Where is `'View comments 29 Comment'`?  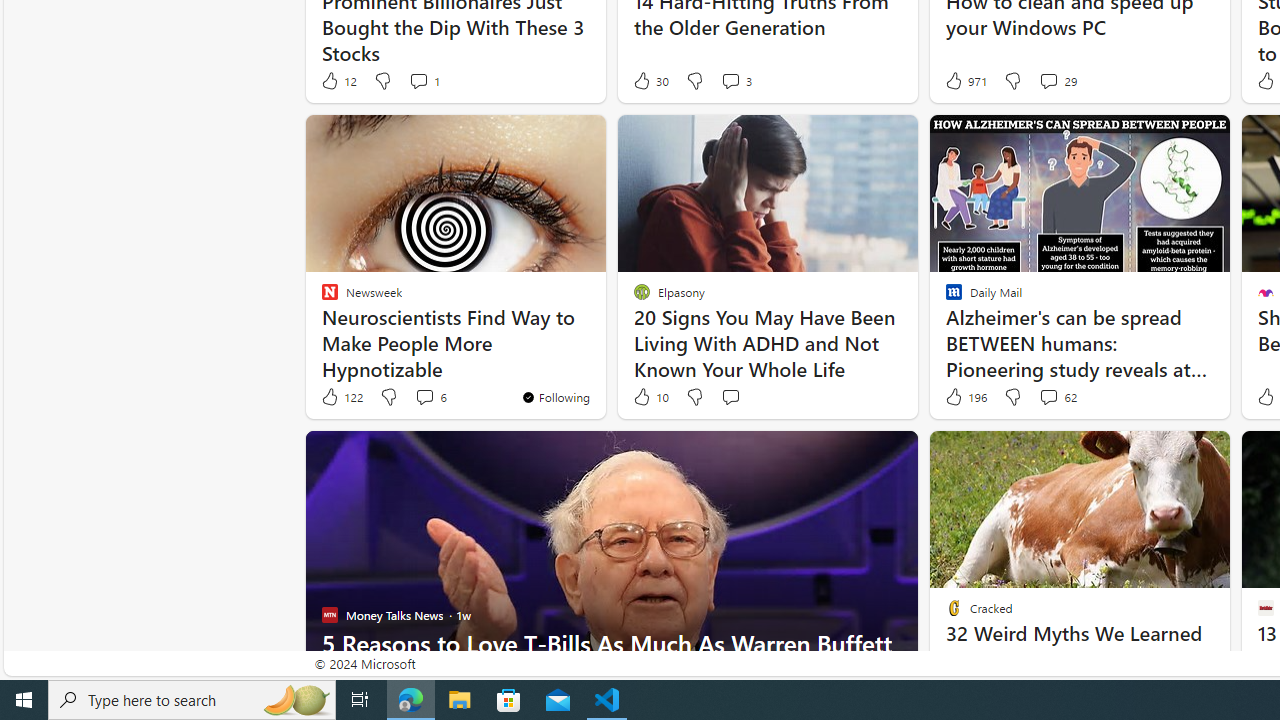
'View comments 29 Comment' is located at coordinates (1056, 80).